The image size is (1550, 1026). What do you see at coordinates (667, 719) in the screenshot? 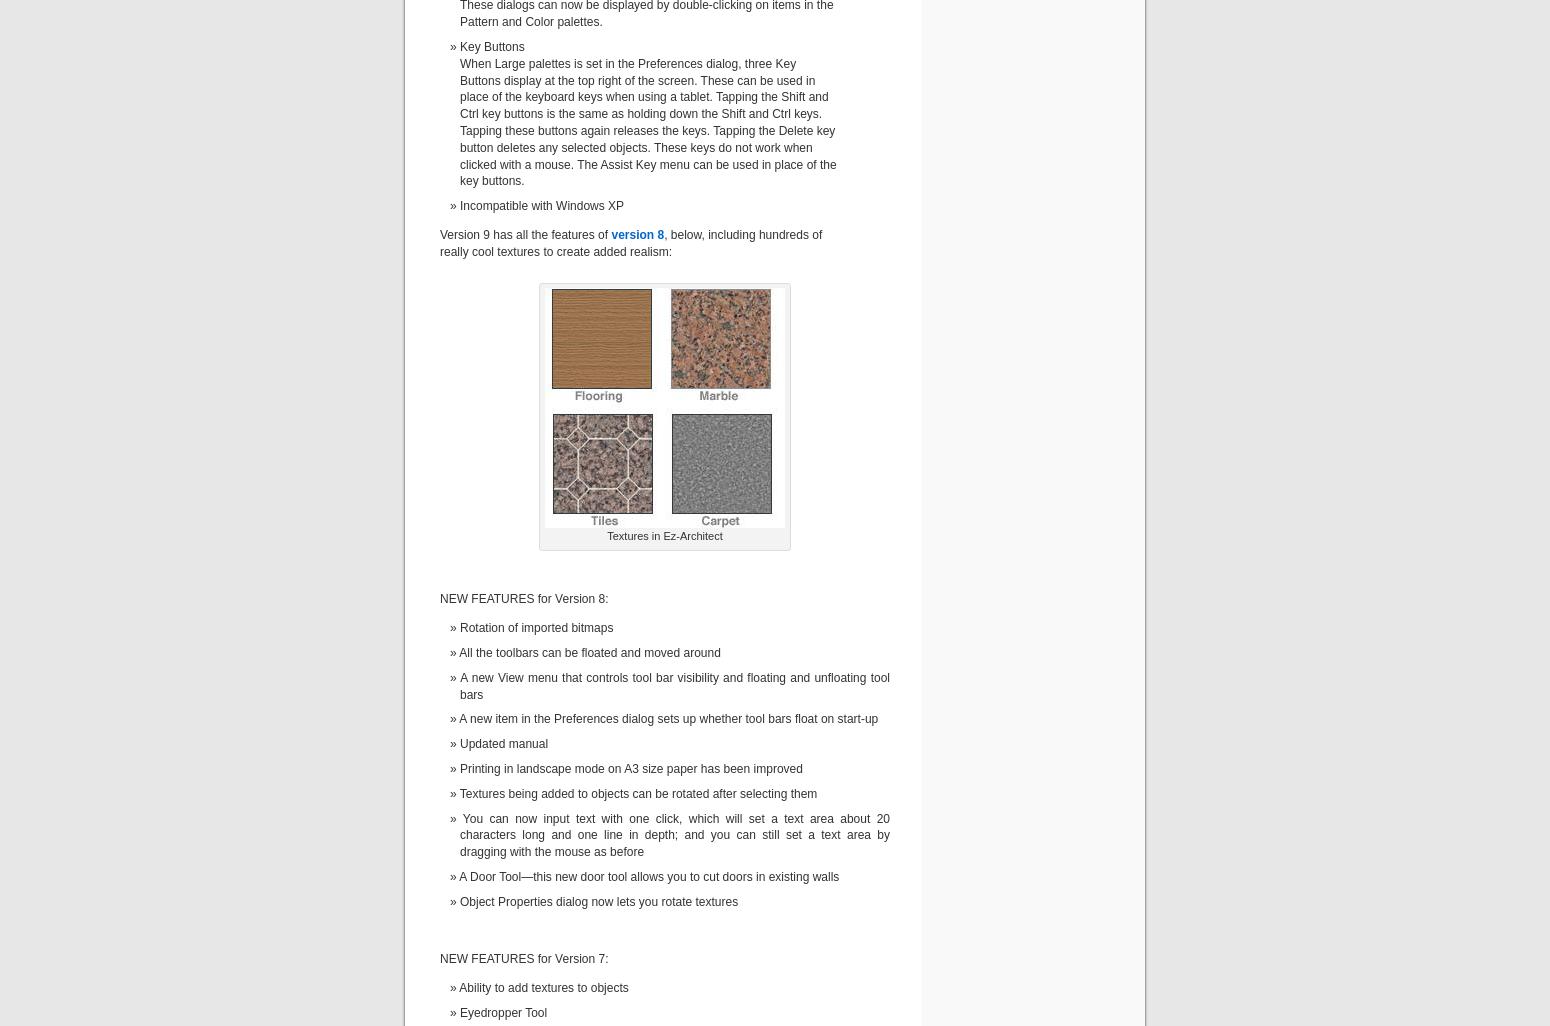
I see `'A new item in the Preferences dialog sets up whether tool bars float on start-up'` at bounding box center [667, 719].